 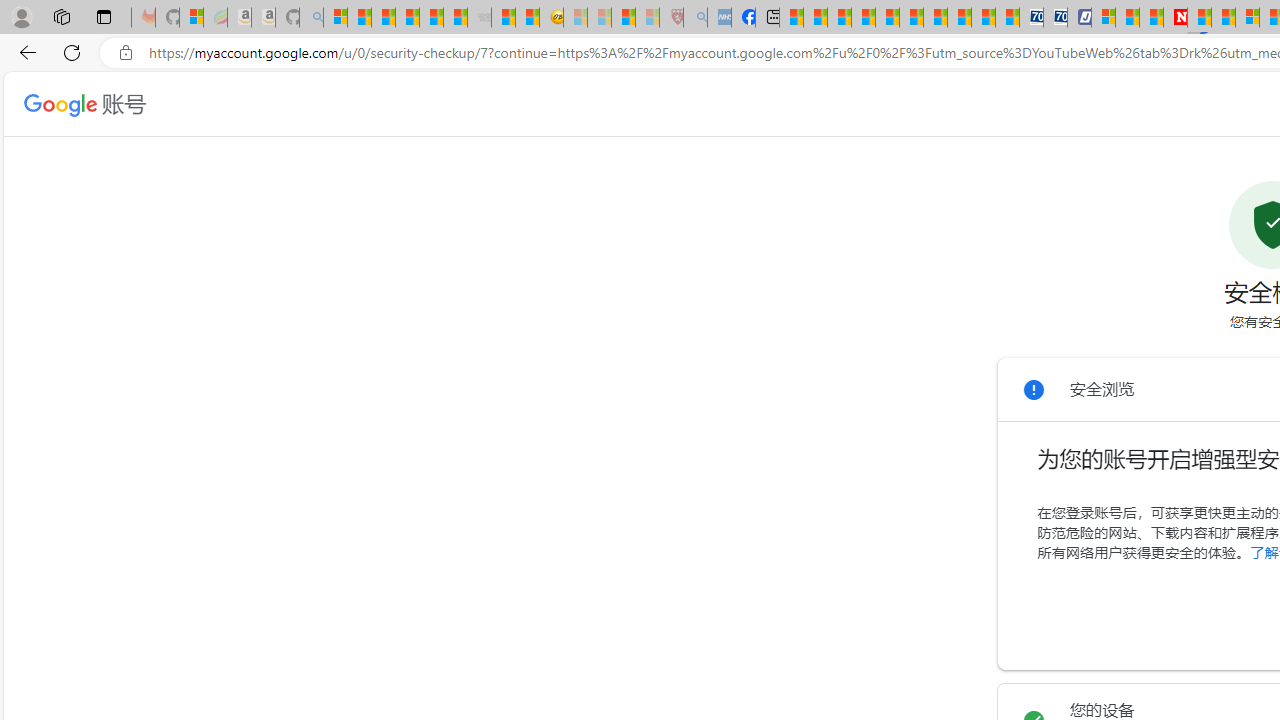 I want to click on 'Robert H. Shmerling, MD - Harvard Health - Sleeping', so click(x=672, y=17).